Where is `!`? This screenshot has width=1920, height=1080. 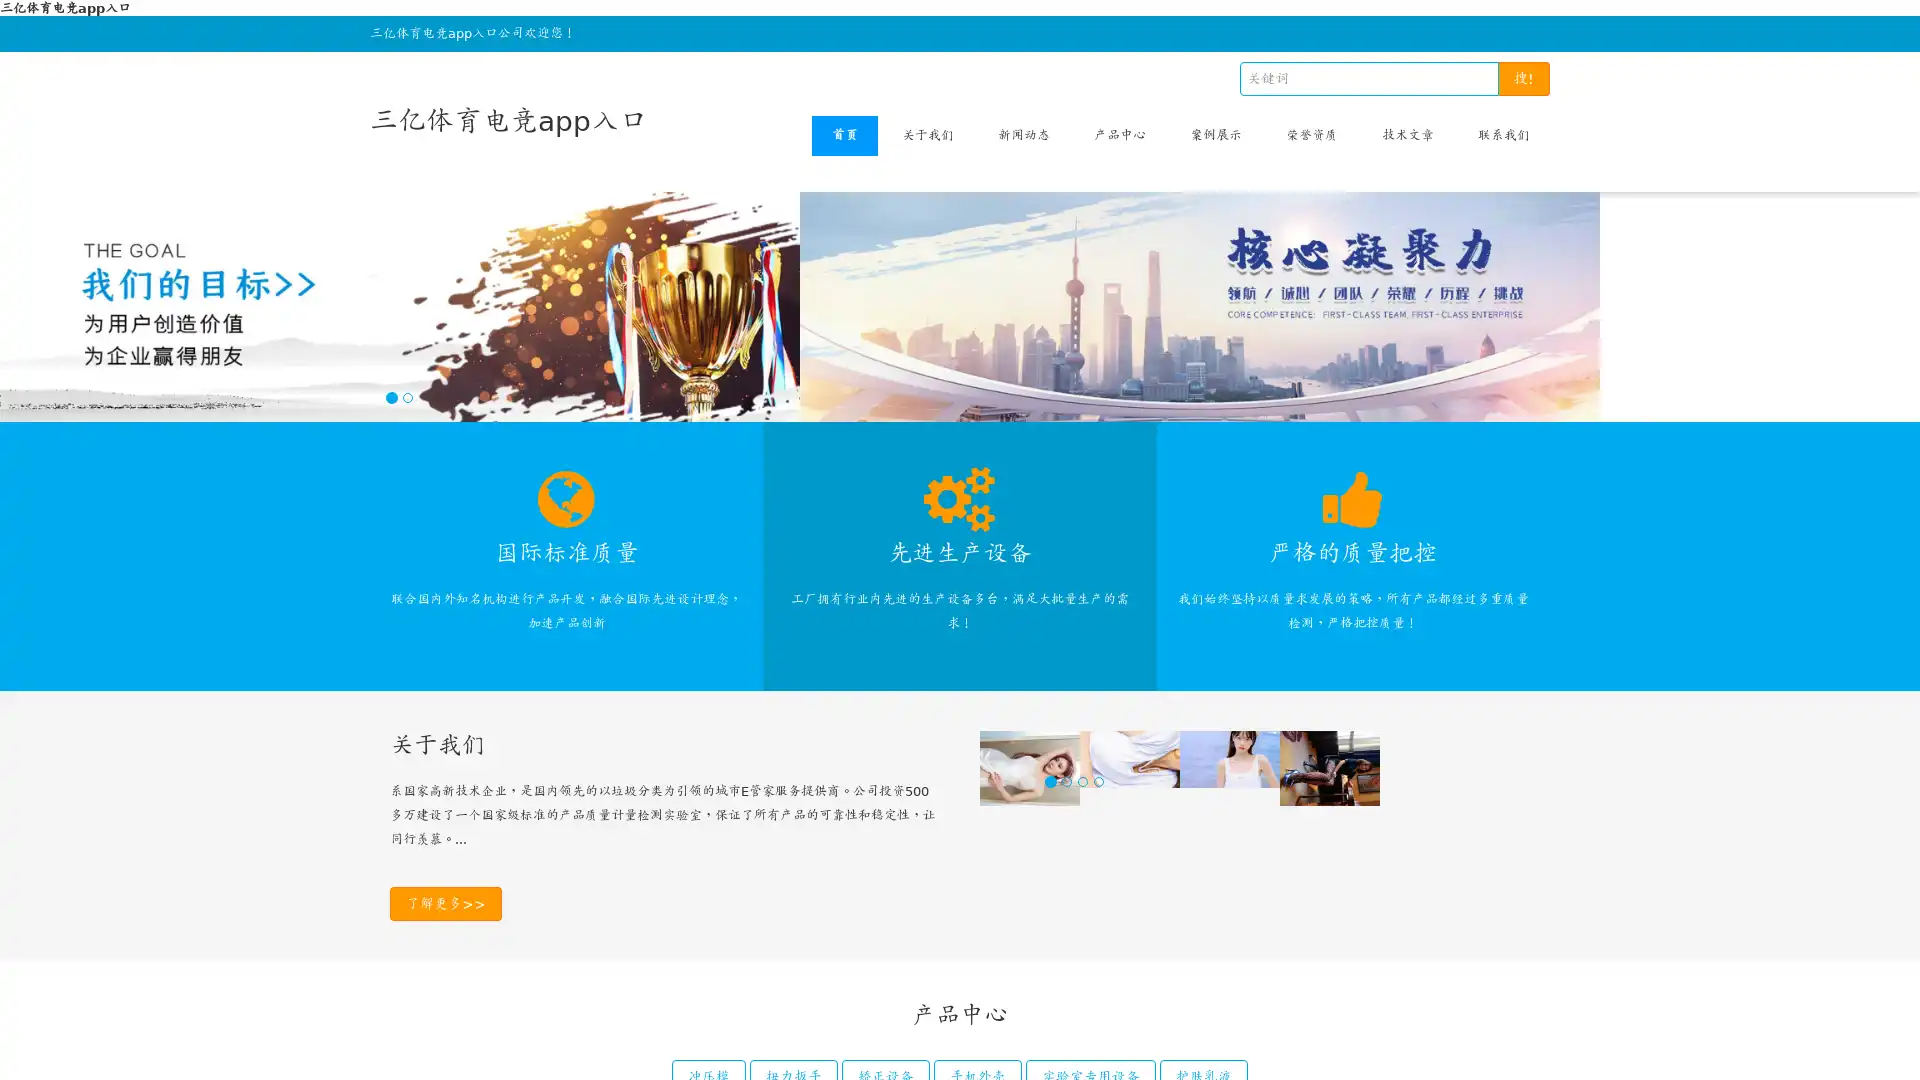 ! is located at coordinates (1523, 77).